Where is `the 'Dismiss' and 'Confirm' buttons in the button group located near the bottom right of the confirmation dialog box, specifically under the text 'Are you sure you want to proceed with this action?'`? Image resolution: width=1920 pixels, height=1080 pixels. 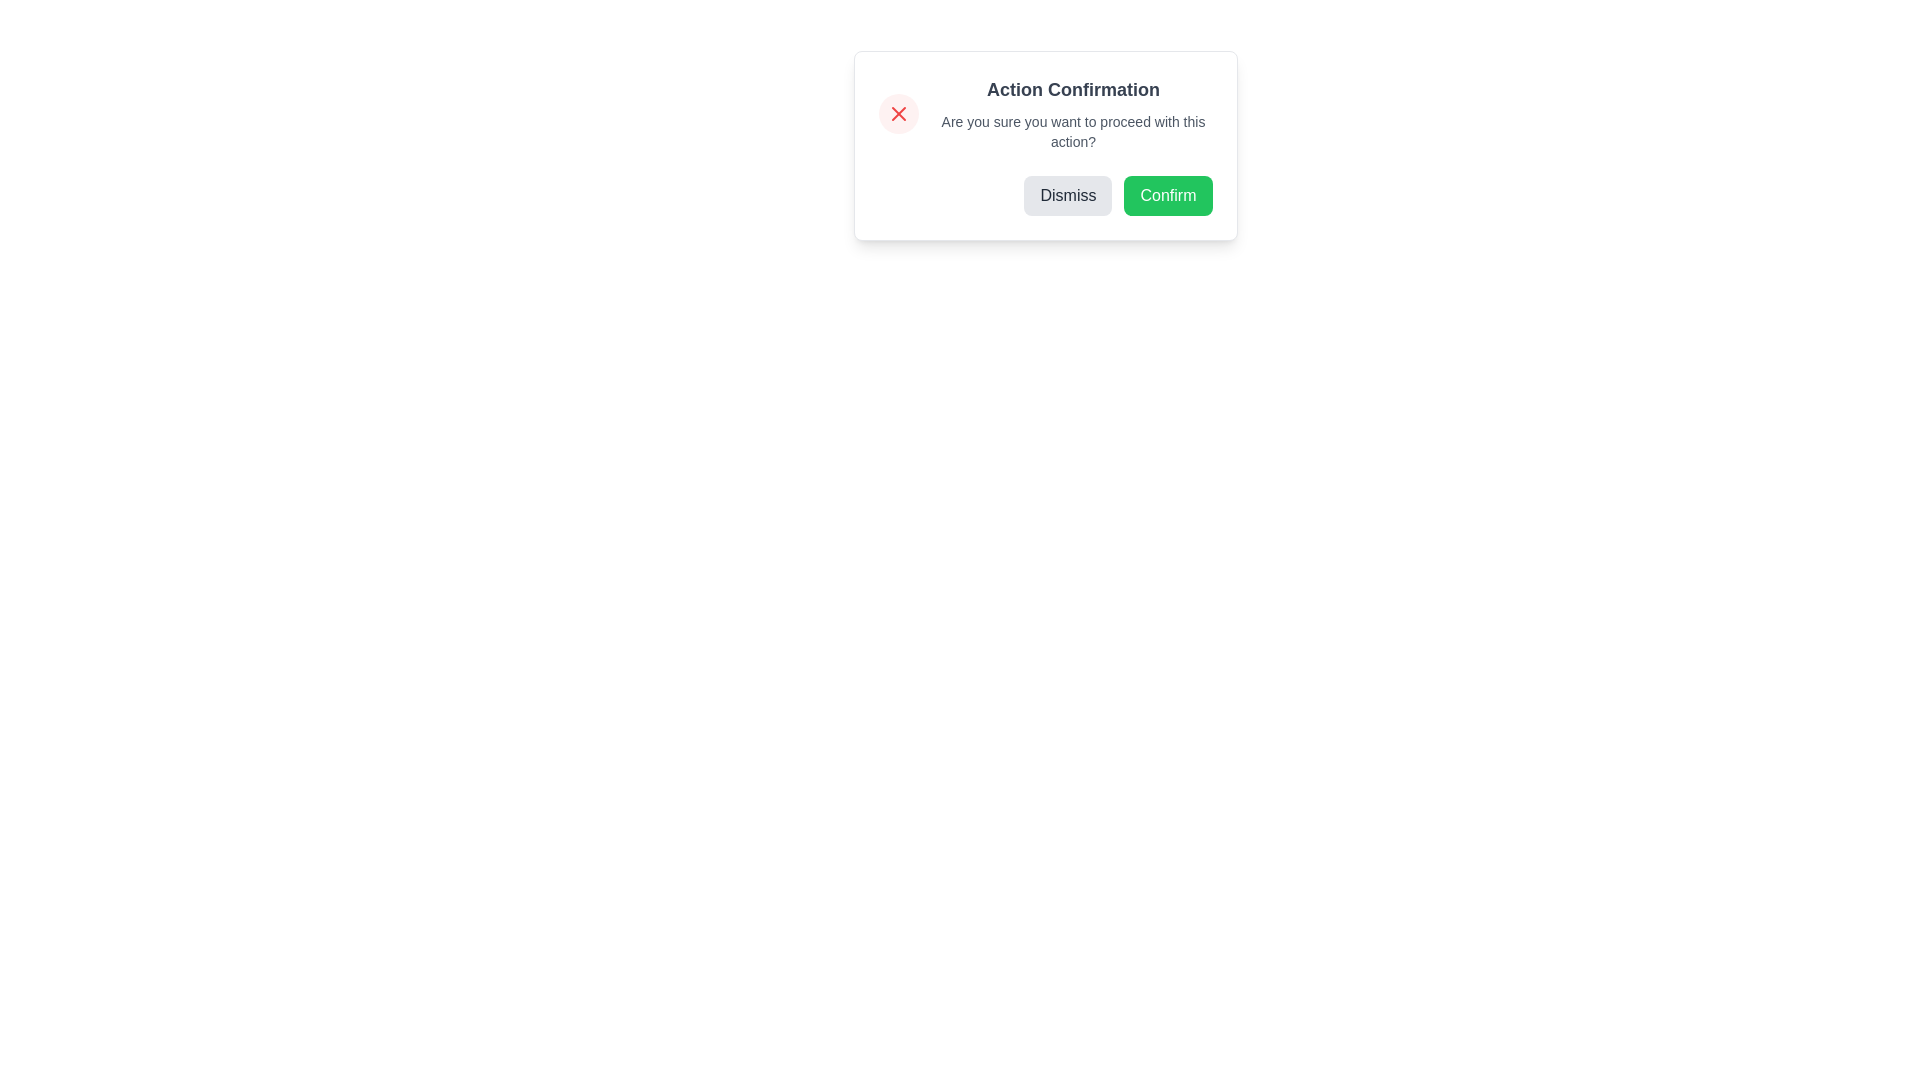
the 'Dismiss' and 'Confirm' buttons in the button group located near the bottom right of the confirmation dialog box, specifically under the text 'Are you sure you want to proceed with this action?' is located at coordinates (1044, 196).